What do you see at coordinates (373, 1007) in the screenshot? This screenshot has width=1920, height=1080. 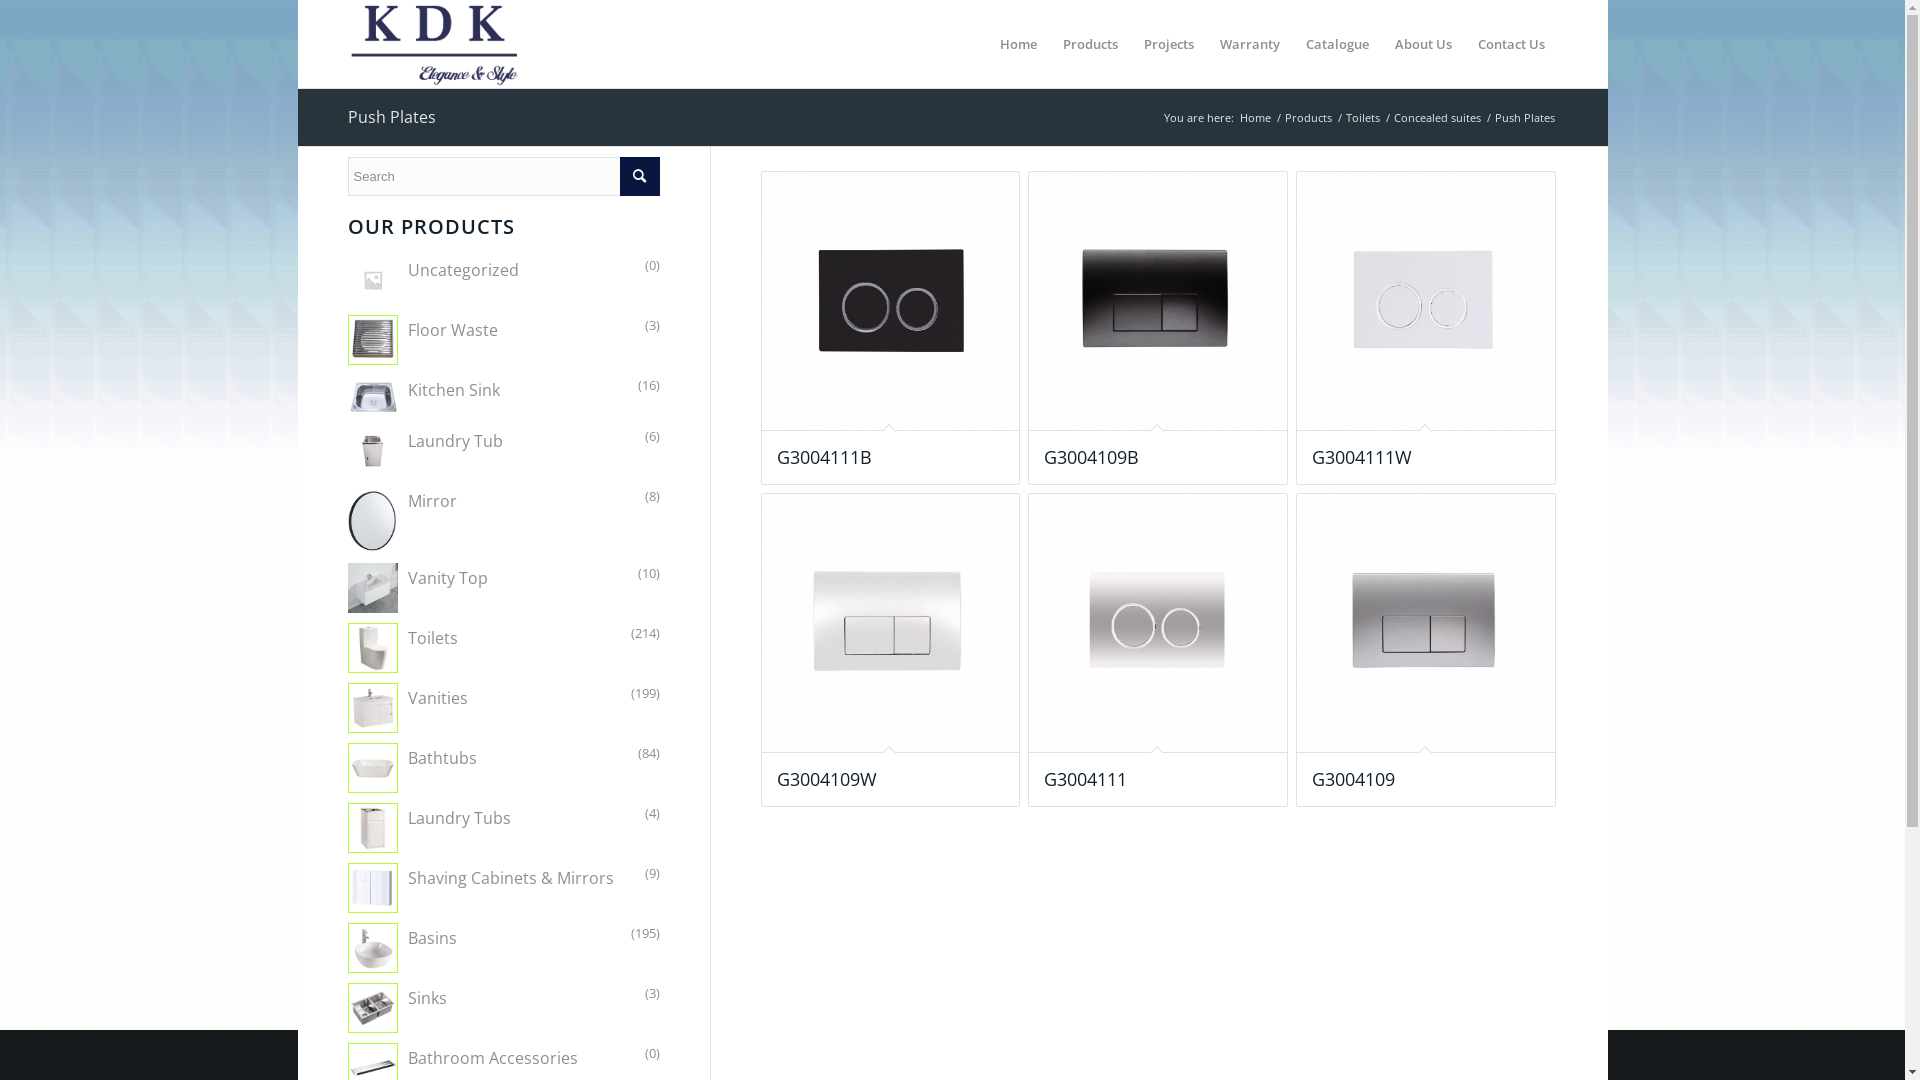 I see `'Sinks'` at bounding box center [373, 1007].